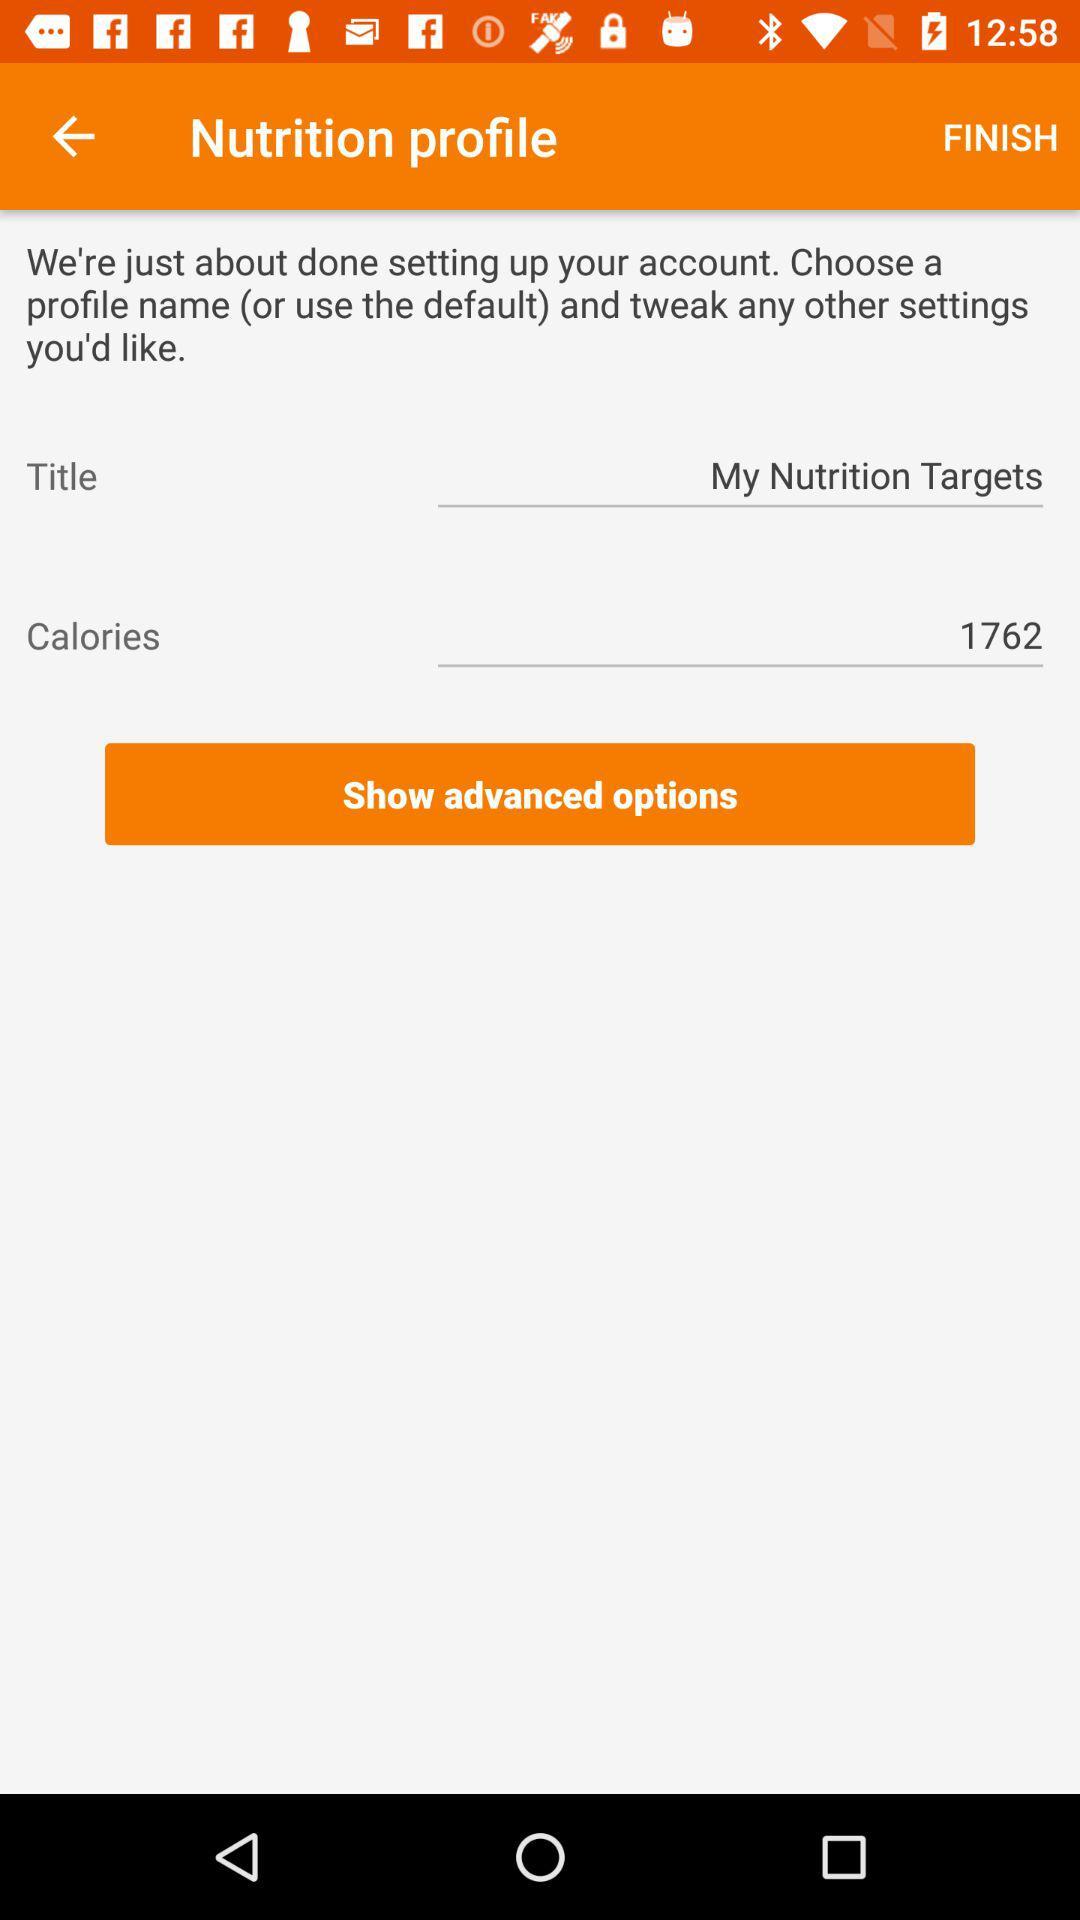  Describe the element at coordinates (213, 474) in the screenshot. I see `the item to the left of the my nutrition targets item` at that location.